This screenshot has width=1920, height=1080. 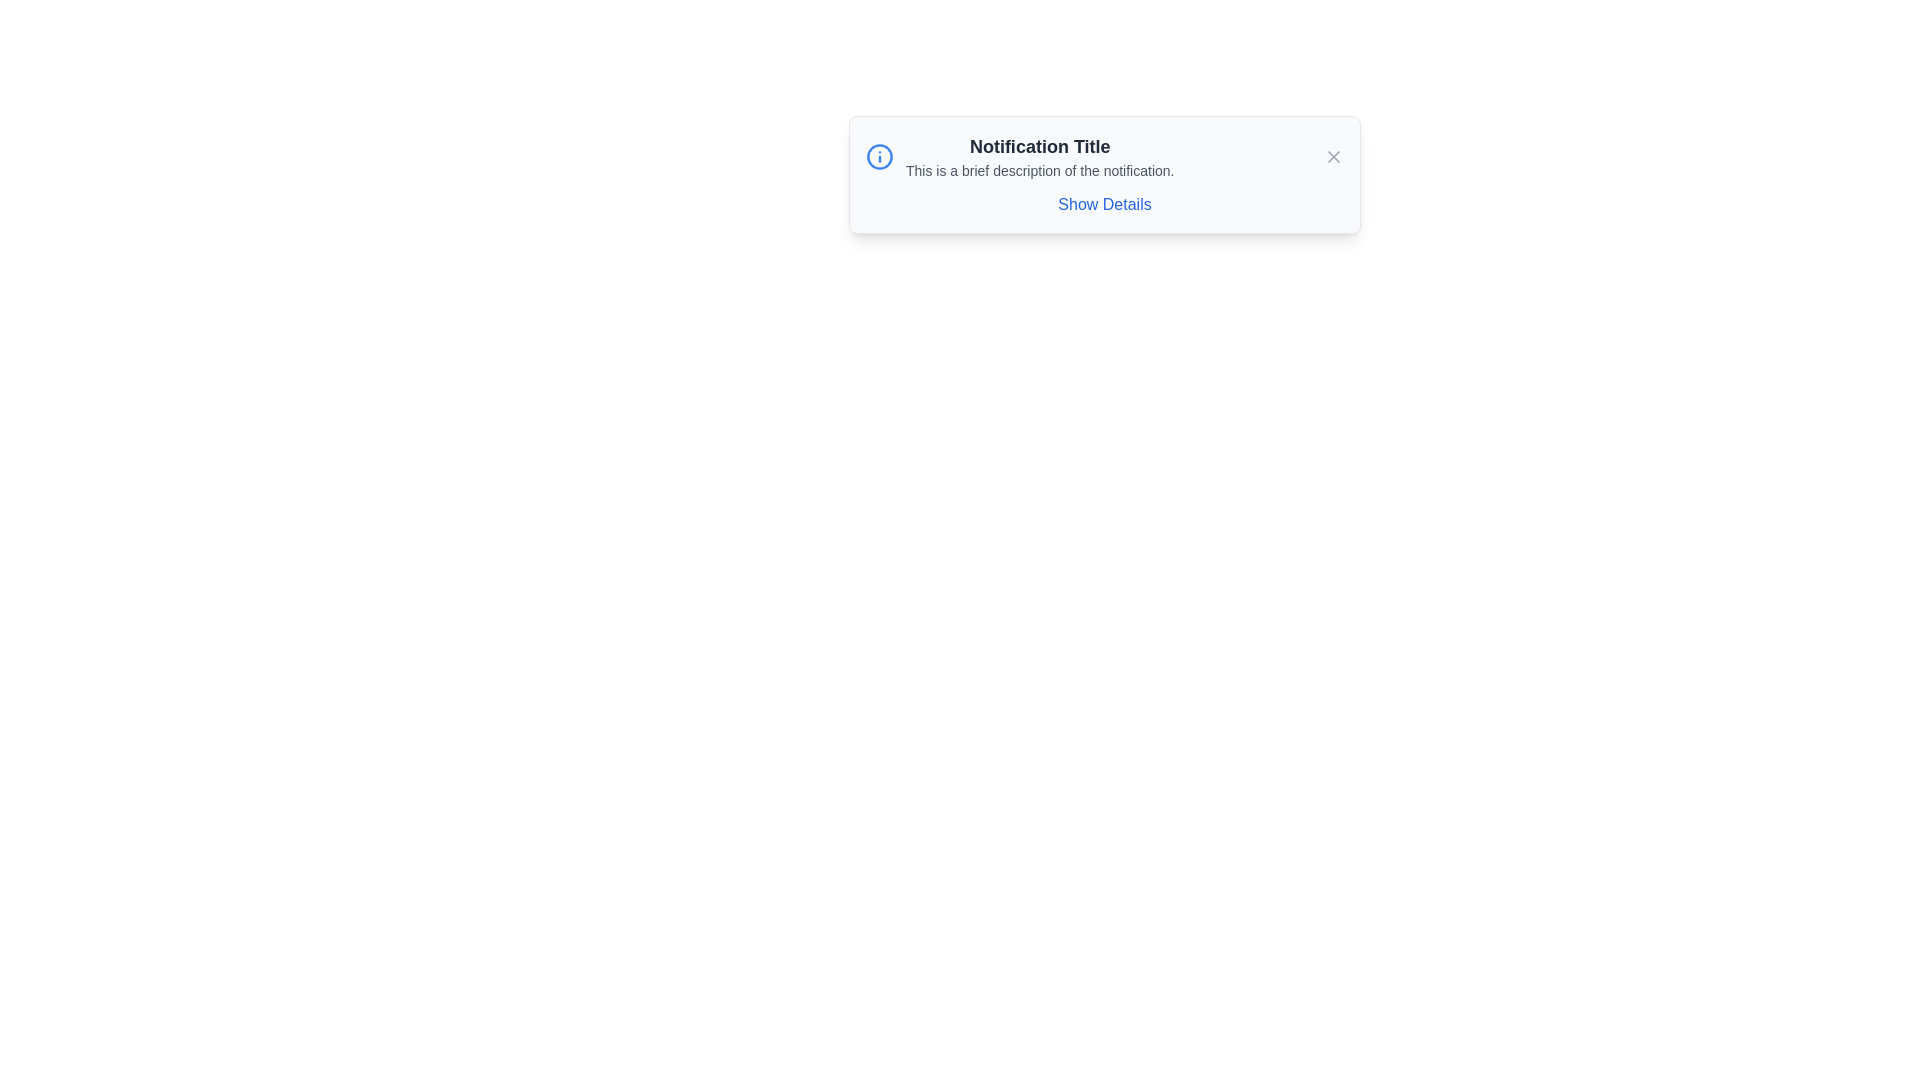 I want to click on text title 'Notification Title' displayed in bold and larger font within the notification card, so click(x=1040, y=145).